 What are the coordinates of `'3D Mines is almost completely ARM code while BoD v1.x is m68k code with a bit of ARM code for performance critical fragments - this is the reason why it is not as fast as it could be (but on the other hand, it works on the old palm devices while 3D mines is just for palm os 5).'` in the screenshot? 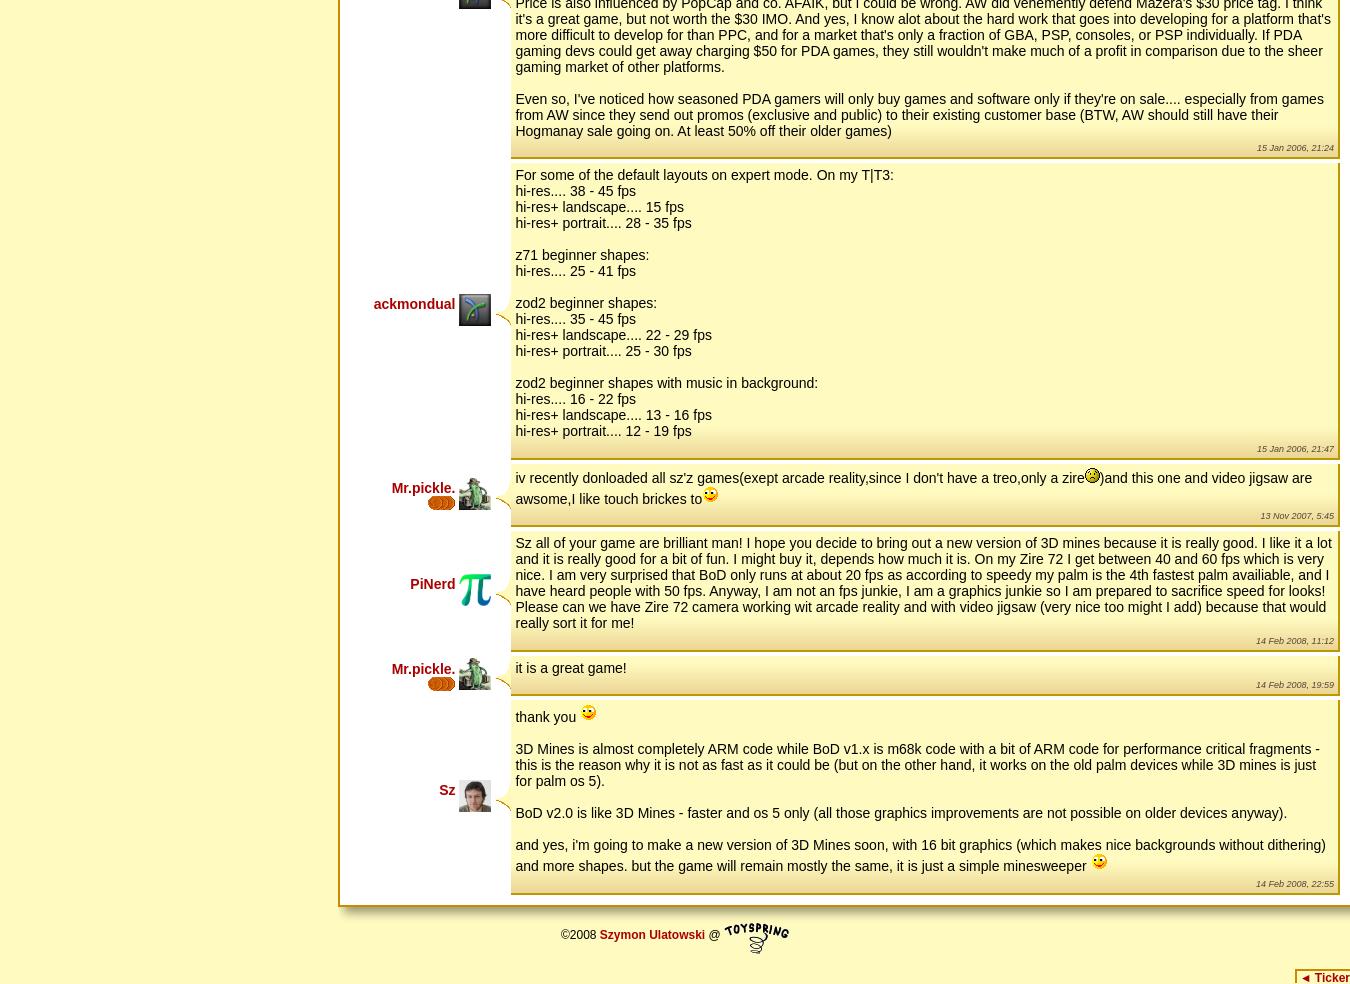 It's located at (916, 763).